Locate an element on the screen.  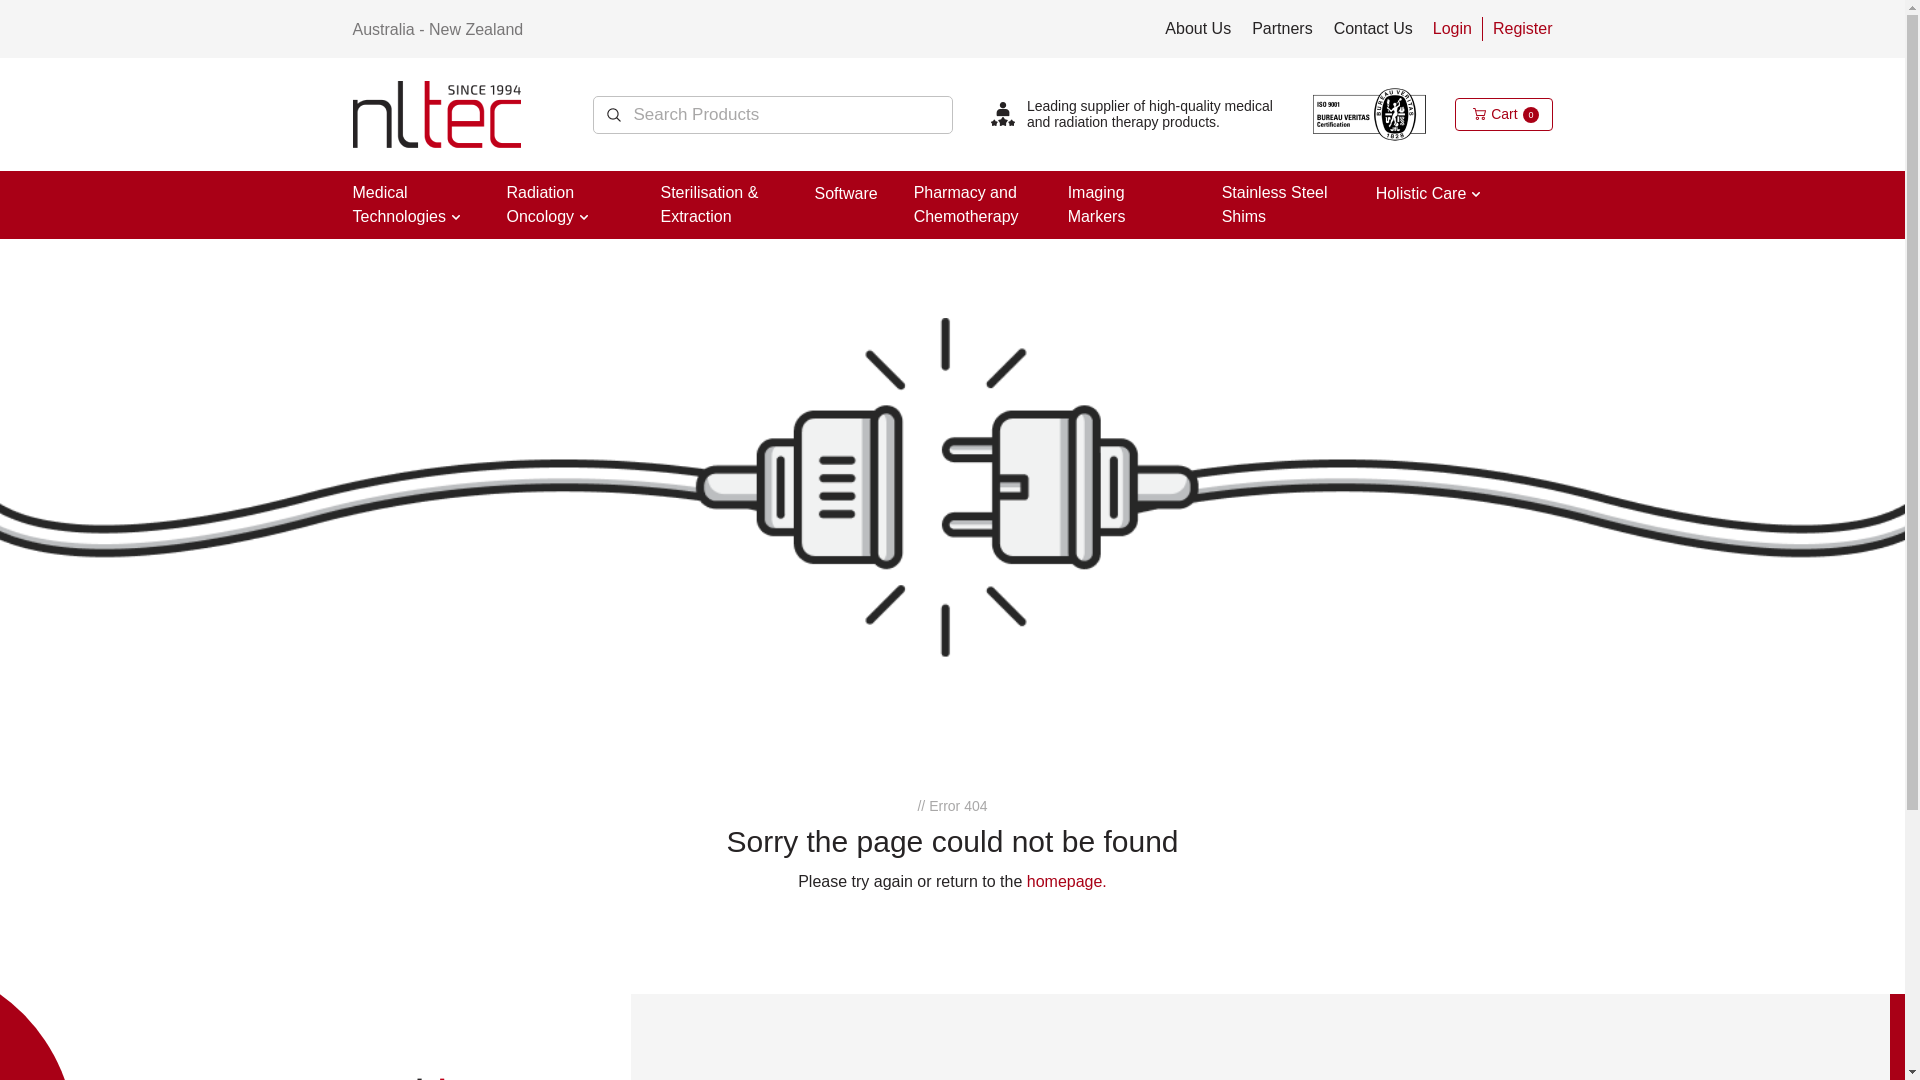
'Medical Technologies' is located at coordinates (398, 204).